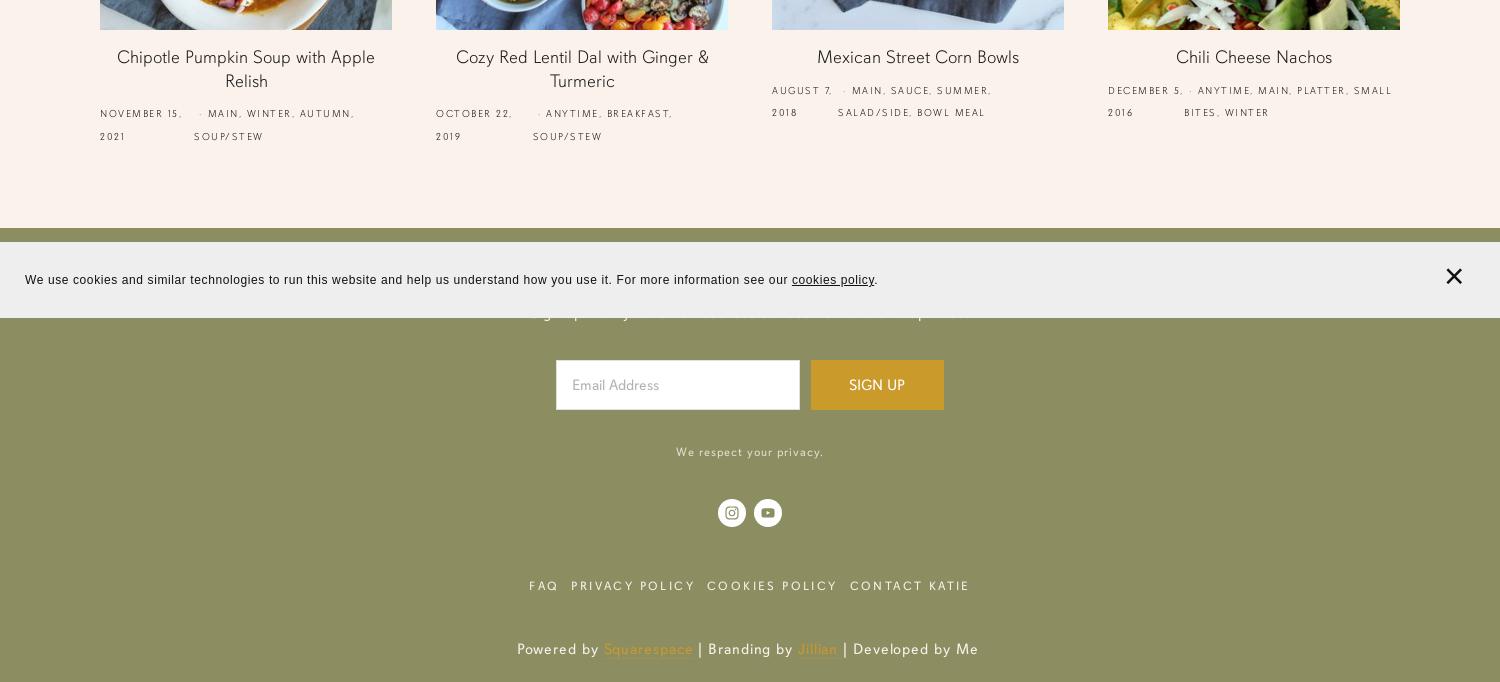 This screenshot has height=682, width=1500. Describe the element at coordinates (847, 585) in the screenshot. I see `'Contact Katie'` at that location.